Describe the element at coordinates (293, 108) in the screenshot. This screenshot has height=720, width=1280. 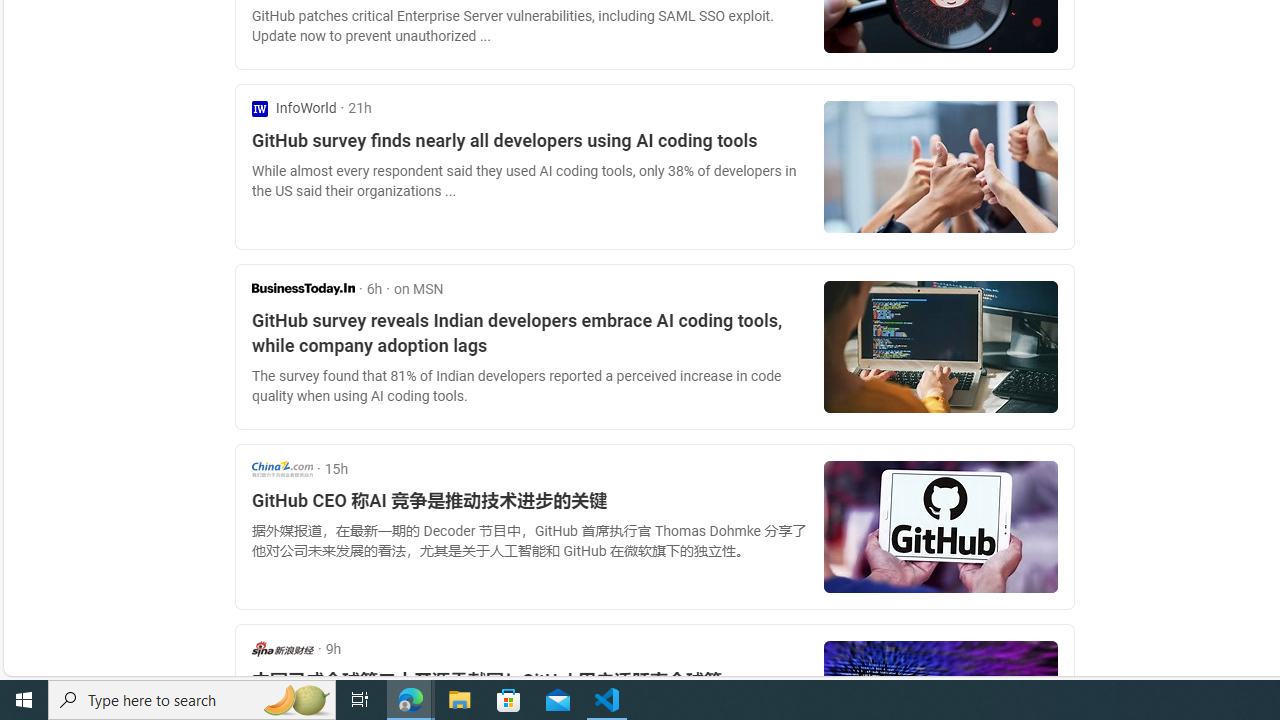
I see `'Search news from InfoWorld'` at that location.